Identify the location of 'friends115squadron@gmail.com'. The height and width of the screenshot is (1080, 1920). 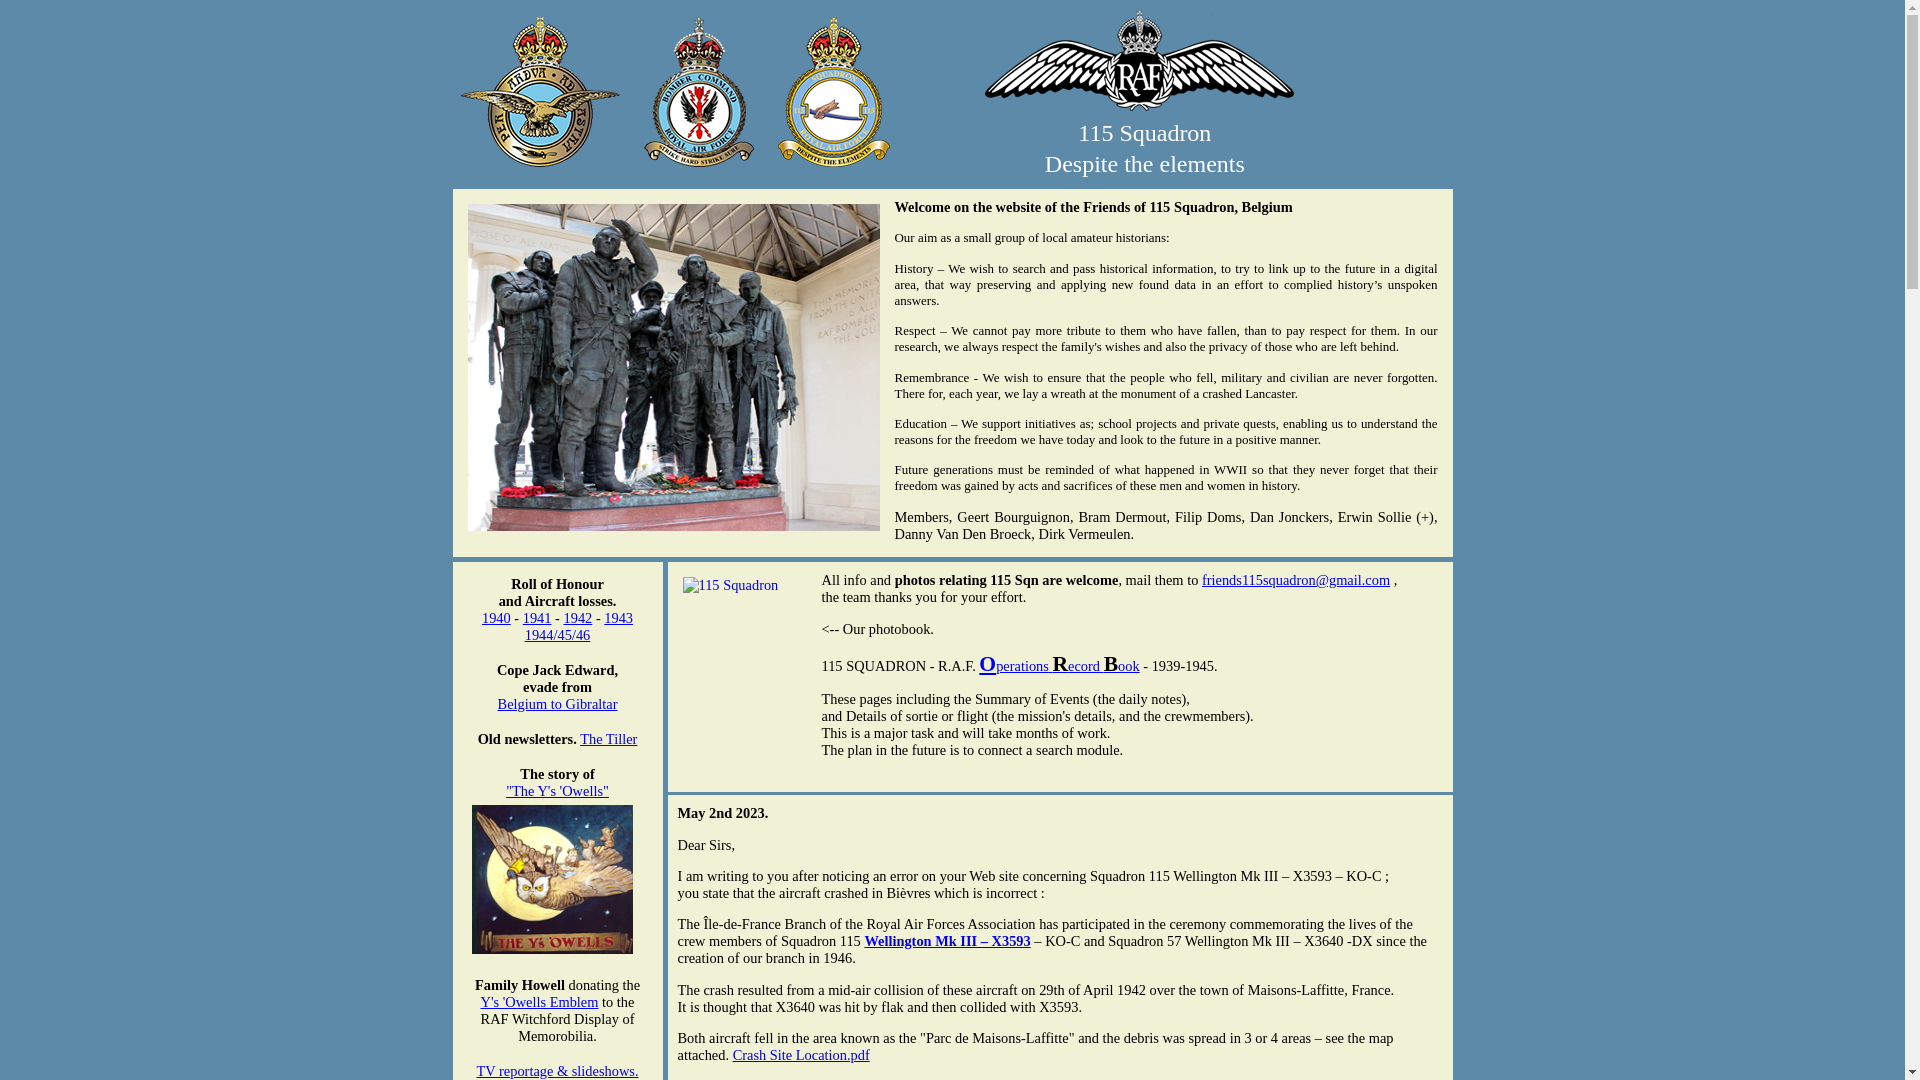
(1296, 579).